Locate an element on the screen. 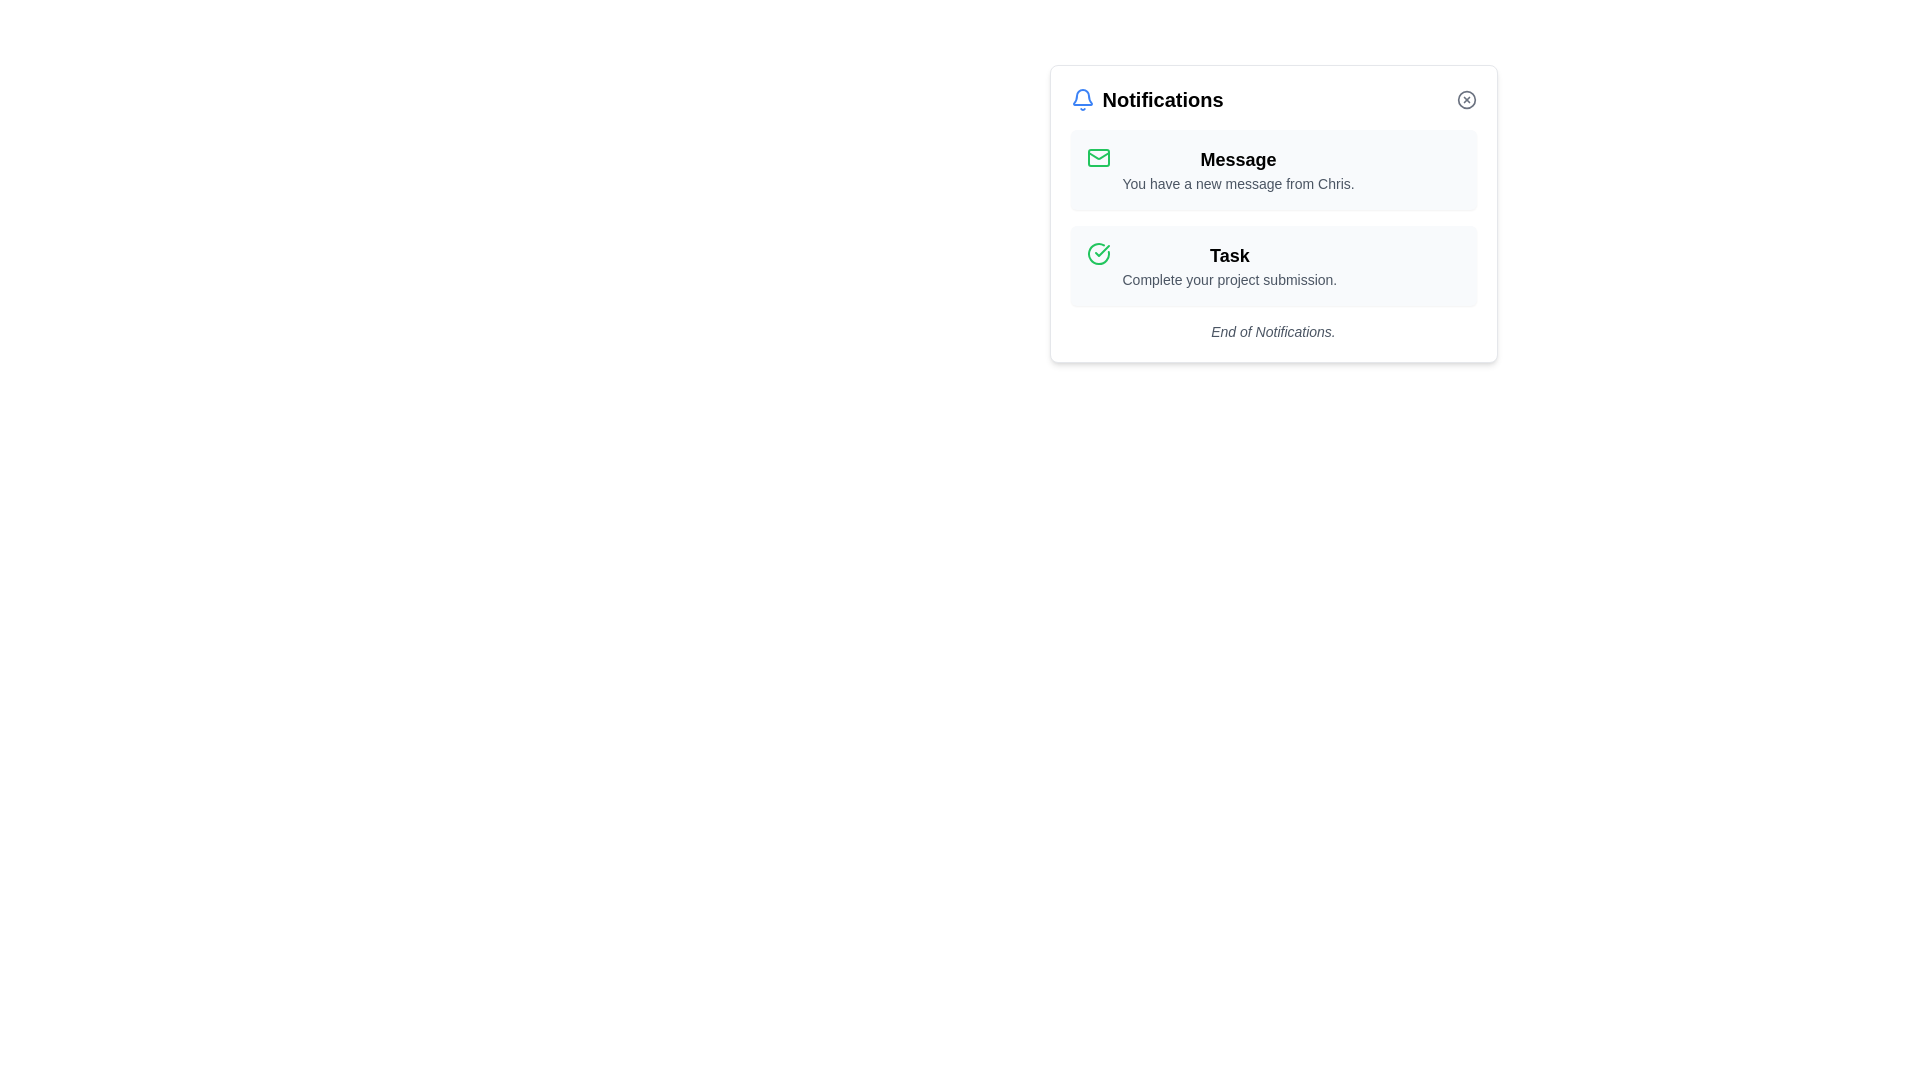  the green outlined envelope icon located to the left of the text content 'Message You have a new message from Chris.' within the notification card at the top of the notification list is located at coordinates (1097, 157).